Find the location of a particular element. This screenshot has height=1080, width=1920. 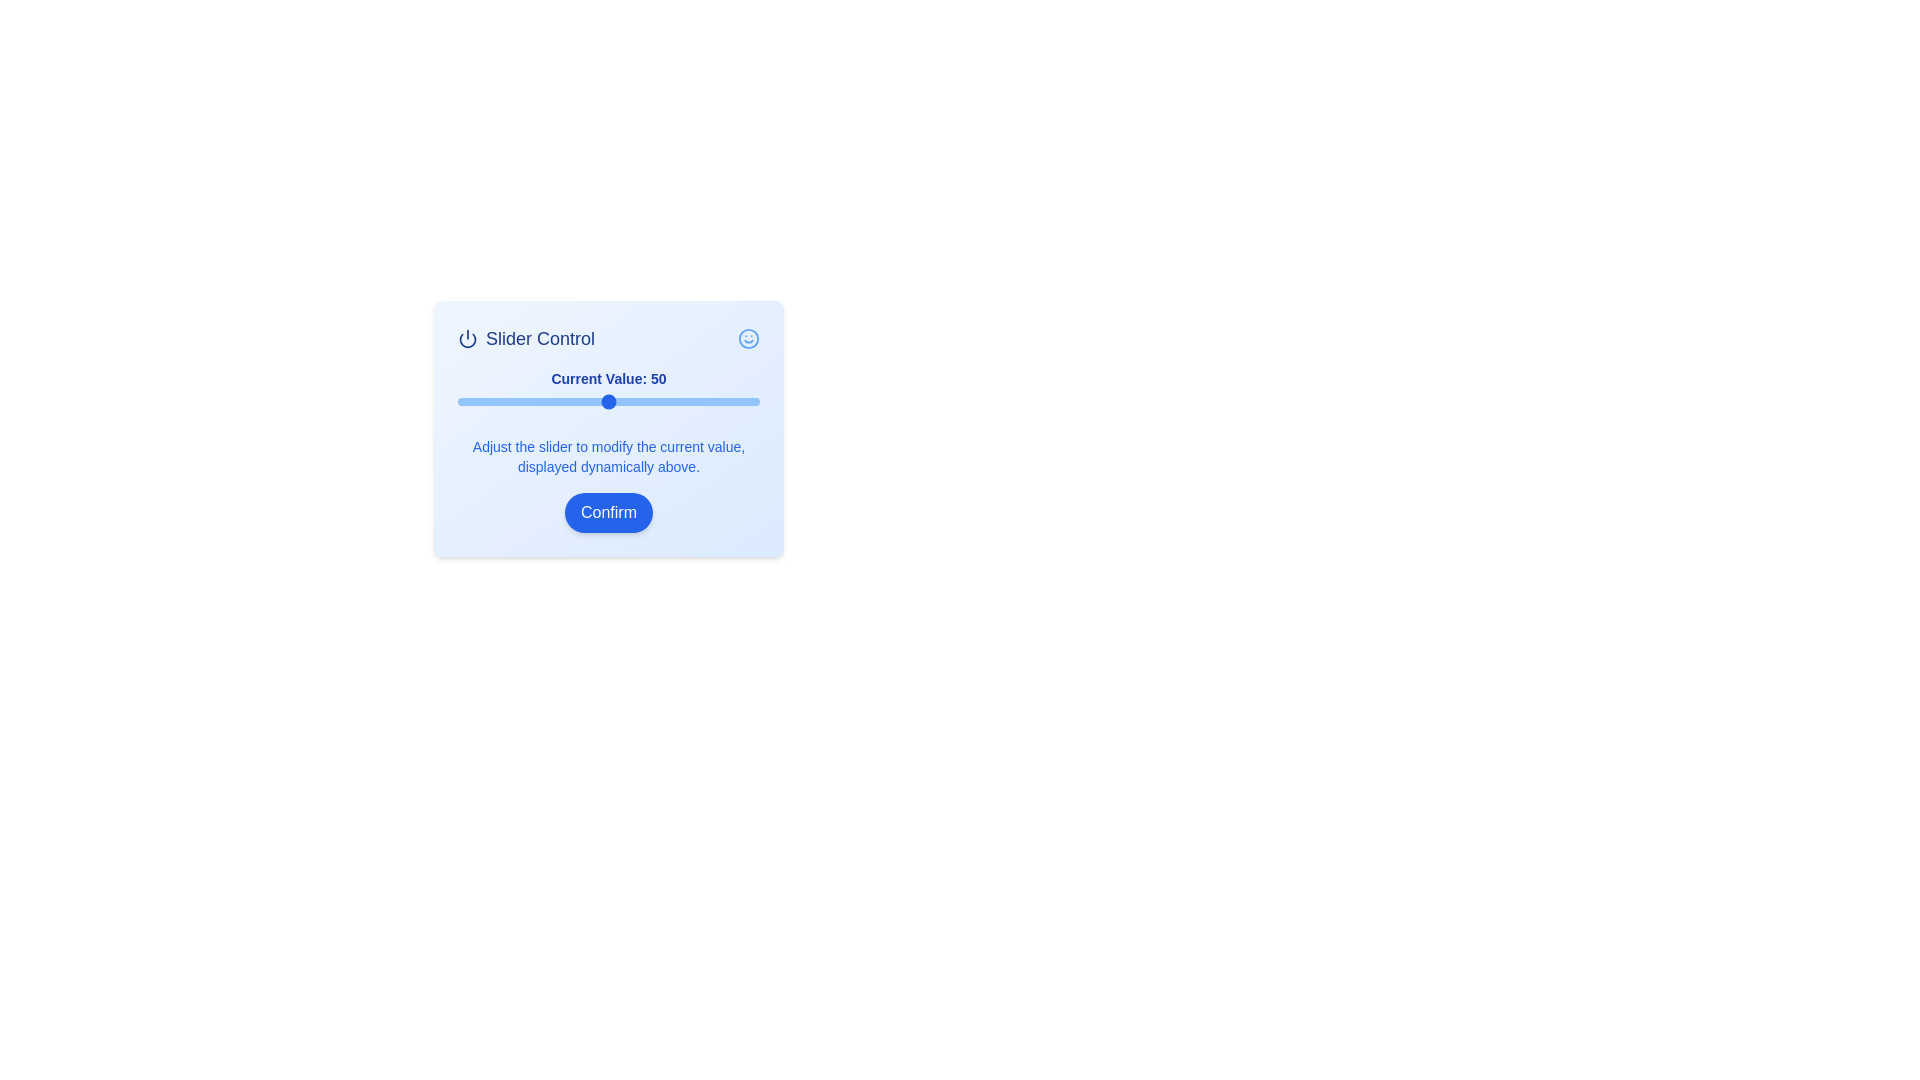

the slider's value is located at coordinates (613, 401).